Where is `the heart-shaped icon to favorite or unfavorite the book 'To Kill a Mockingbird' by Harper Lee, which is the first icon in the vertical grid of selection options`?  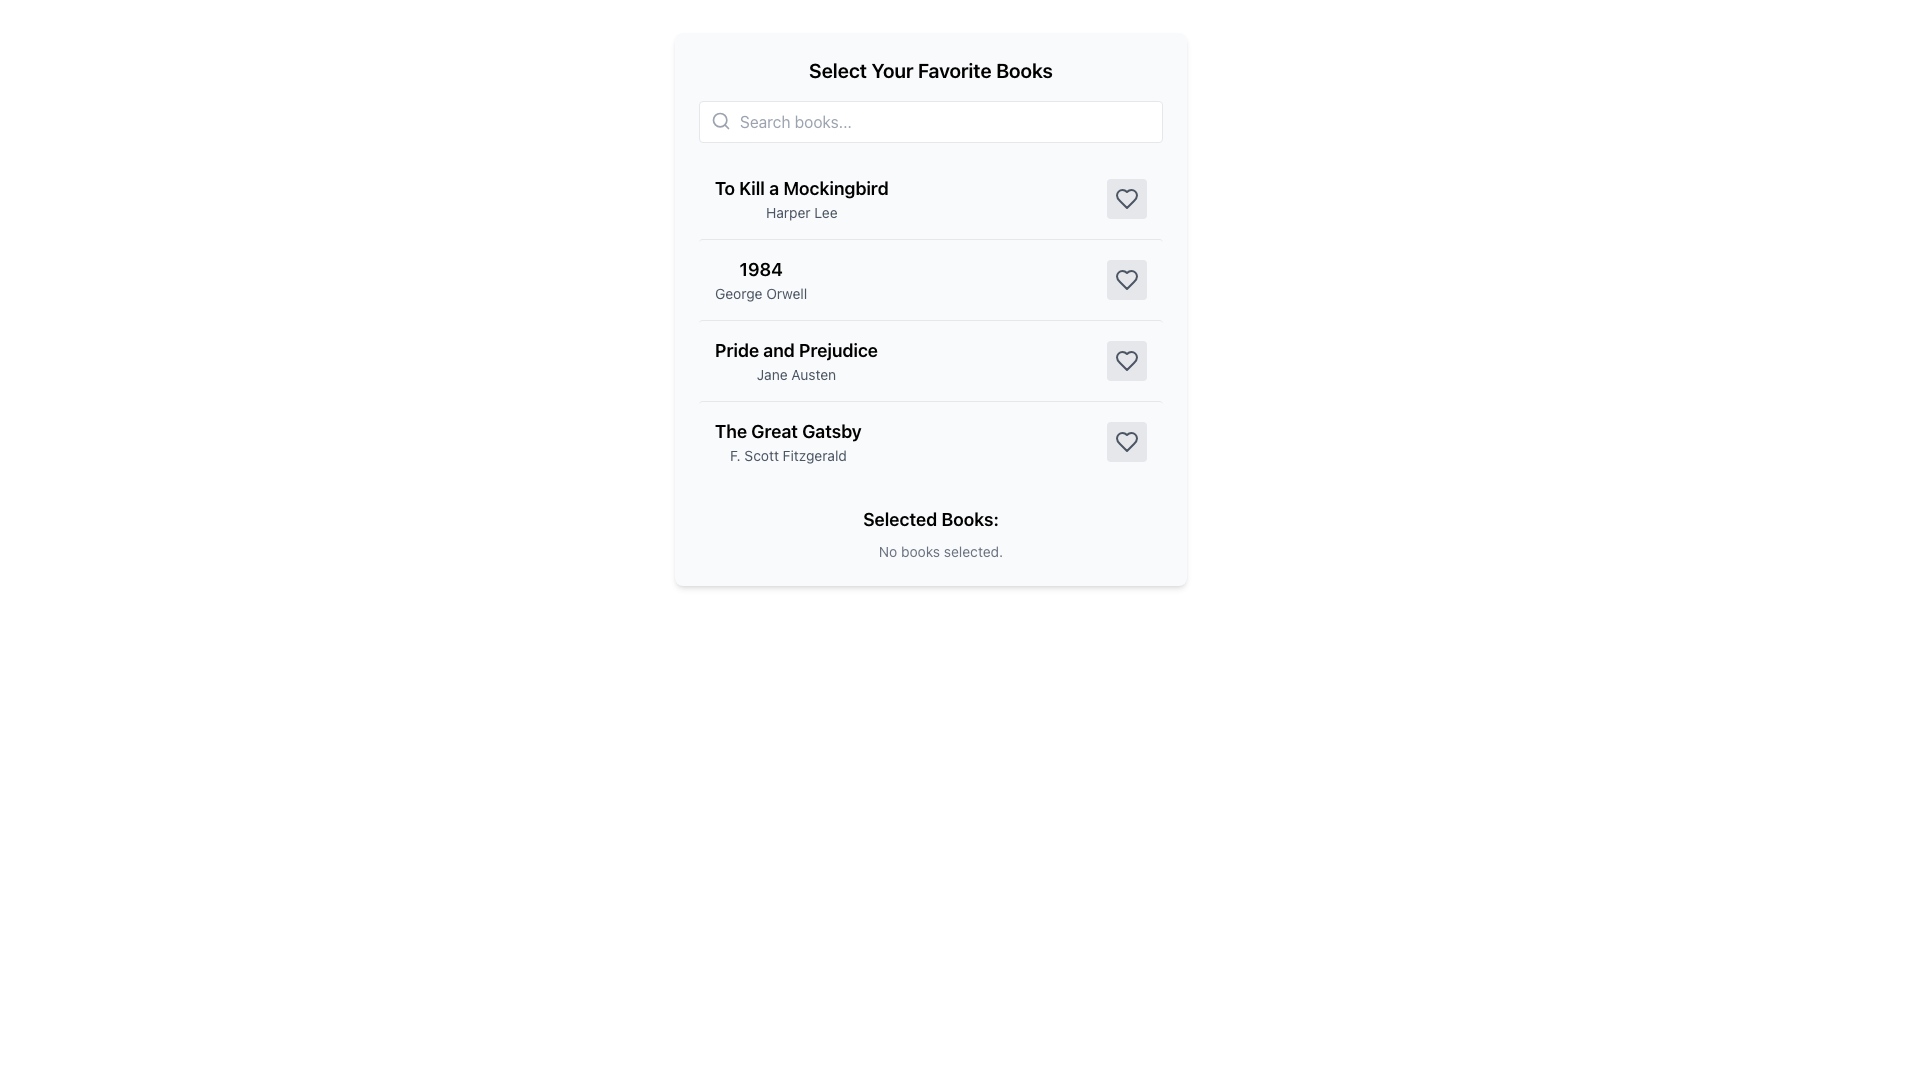 the heart-shaped icon to favorite or unfavorite the book 'To Kill a Mockingbird' by Harper Lee, which is the first icon in the vertical grid of selection options is located at coordinates (1127, 199).